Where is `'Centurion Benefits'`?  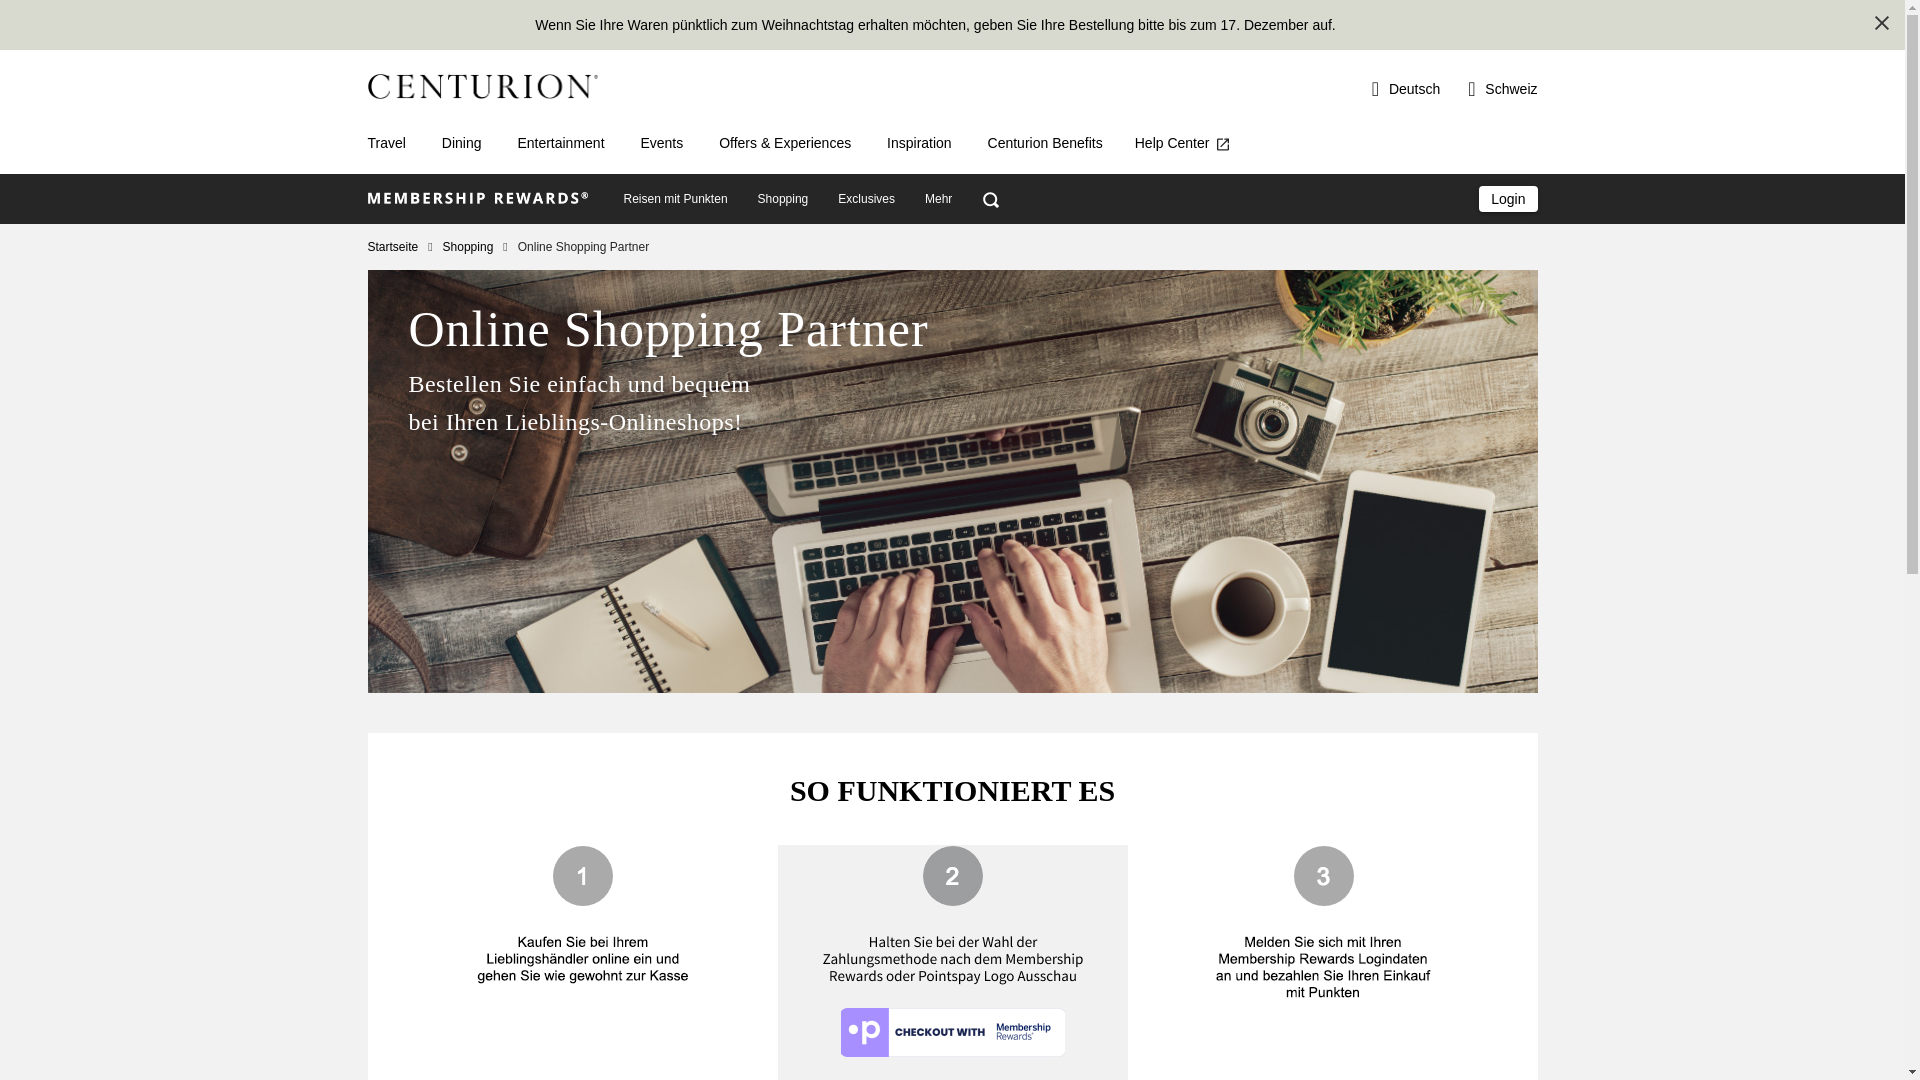 'Centurion Benefits' is located at coordinates (1044, 141).